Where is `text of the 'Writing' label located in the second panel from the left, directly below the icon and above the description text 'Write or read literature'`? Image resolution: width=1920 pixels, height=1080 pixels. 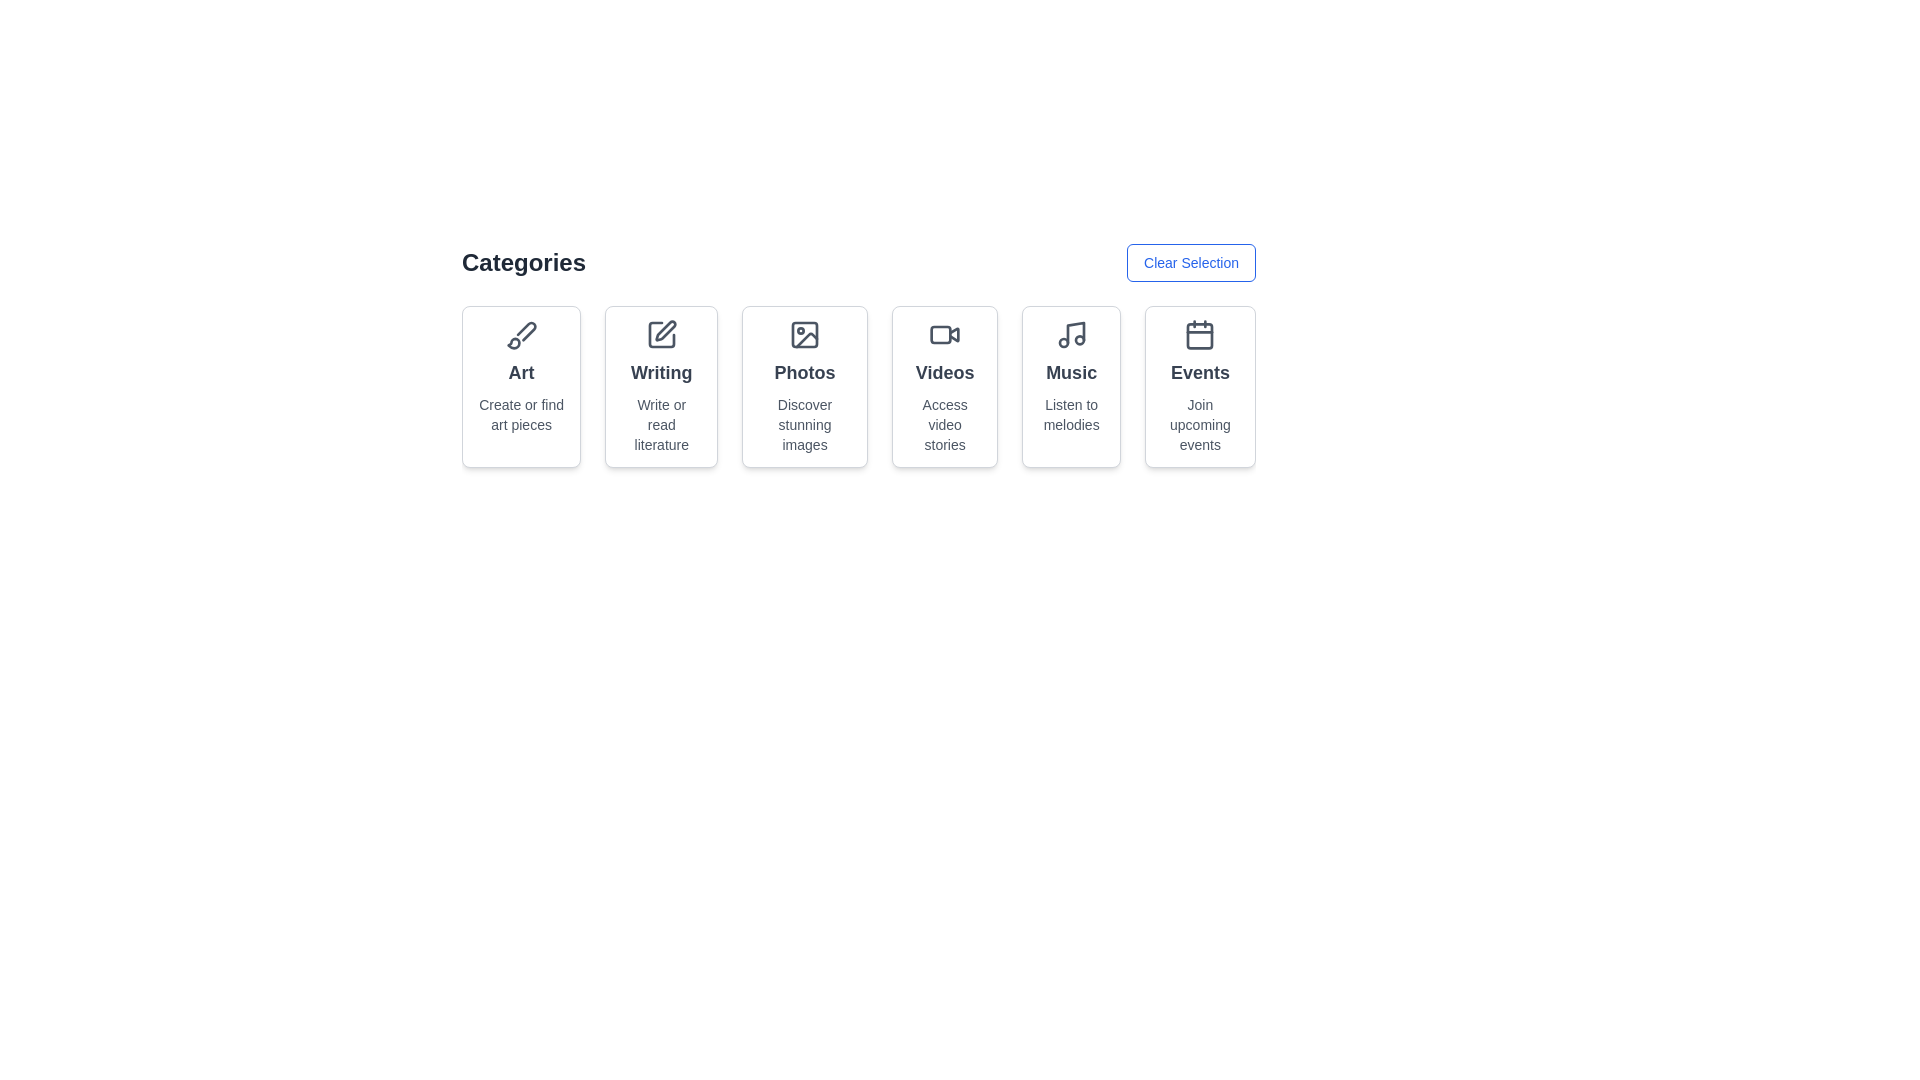 text of the 'Writing' label located in the second panel from the left, directly below the icon and above the description text 'Write or read literature' is located at coordinates (661, 373).